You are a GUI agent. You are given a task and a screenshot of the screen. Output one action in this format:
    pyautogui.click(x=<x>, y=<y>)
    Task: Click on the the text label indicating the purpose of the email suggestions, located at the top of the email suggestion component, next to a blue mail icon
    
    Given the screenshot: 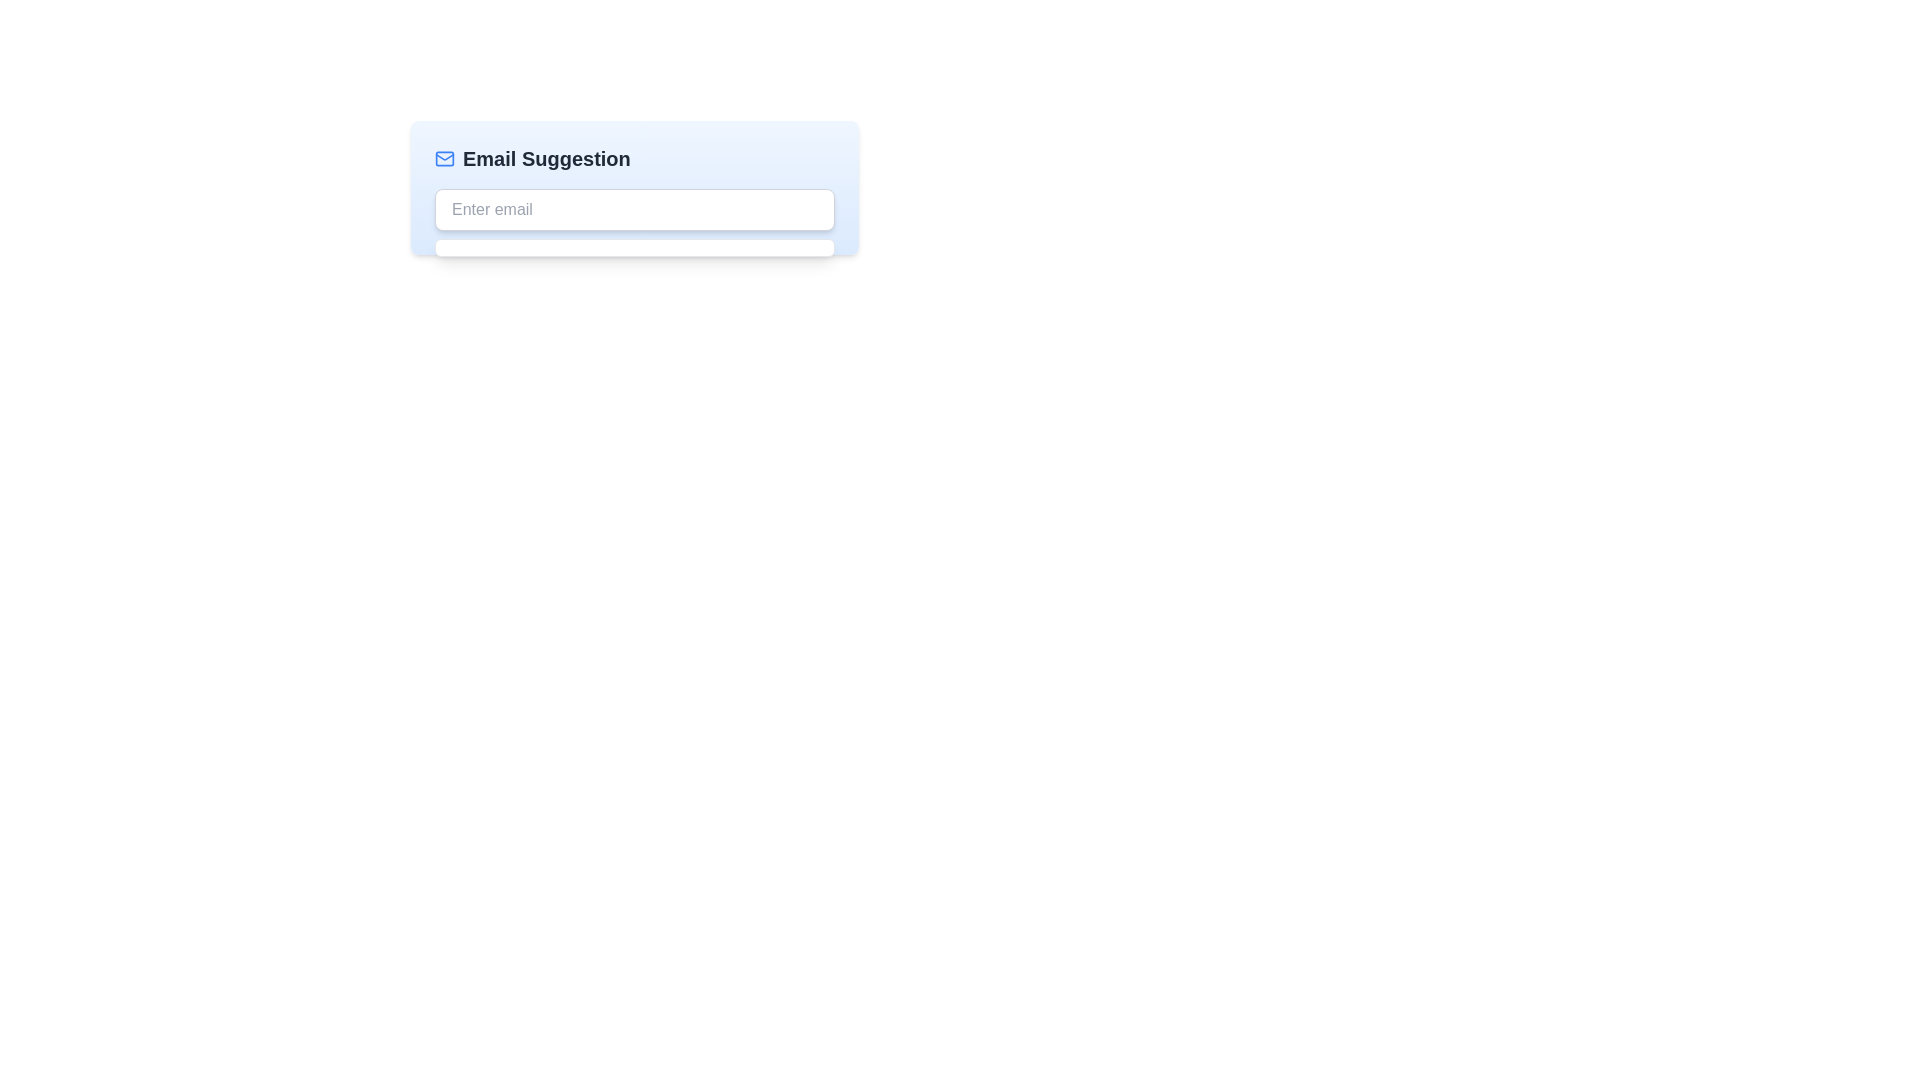 What is the action you would take?
    pyautogui.click(x=546, y=157)
    